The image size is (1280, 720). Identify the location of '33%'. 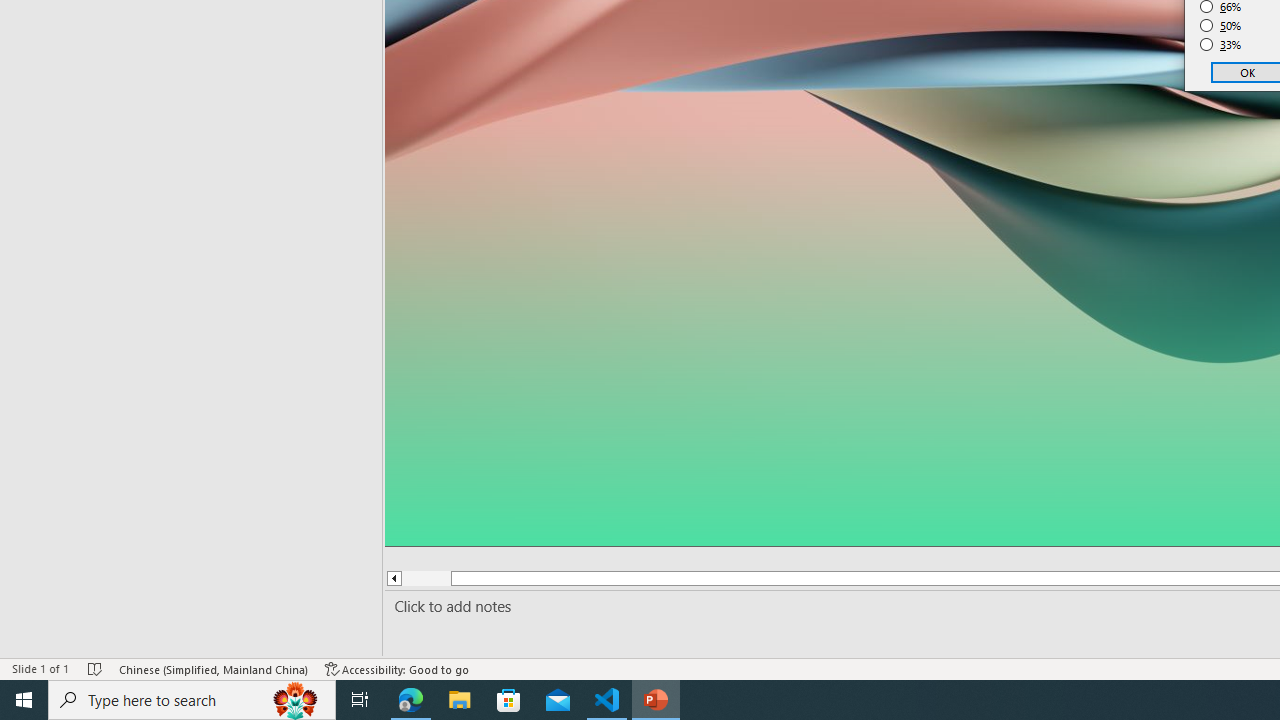
(1220, 45).